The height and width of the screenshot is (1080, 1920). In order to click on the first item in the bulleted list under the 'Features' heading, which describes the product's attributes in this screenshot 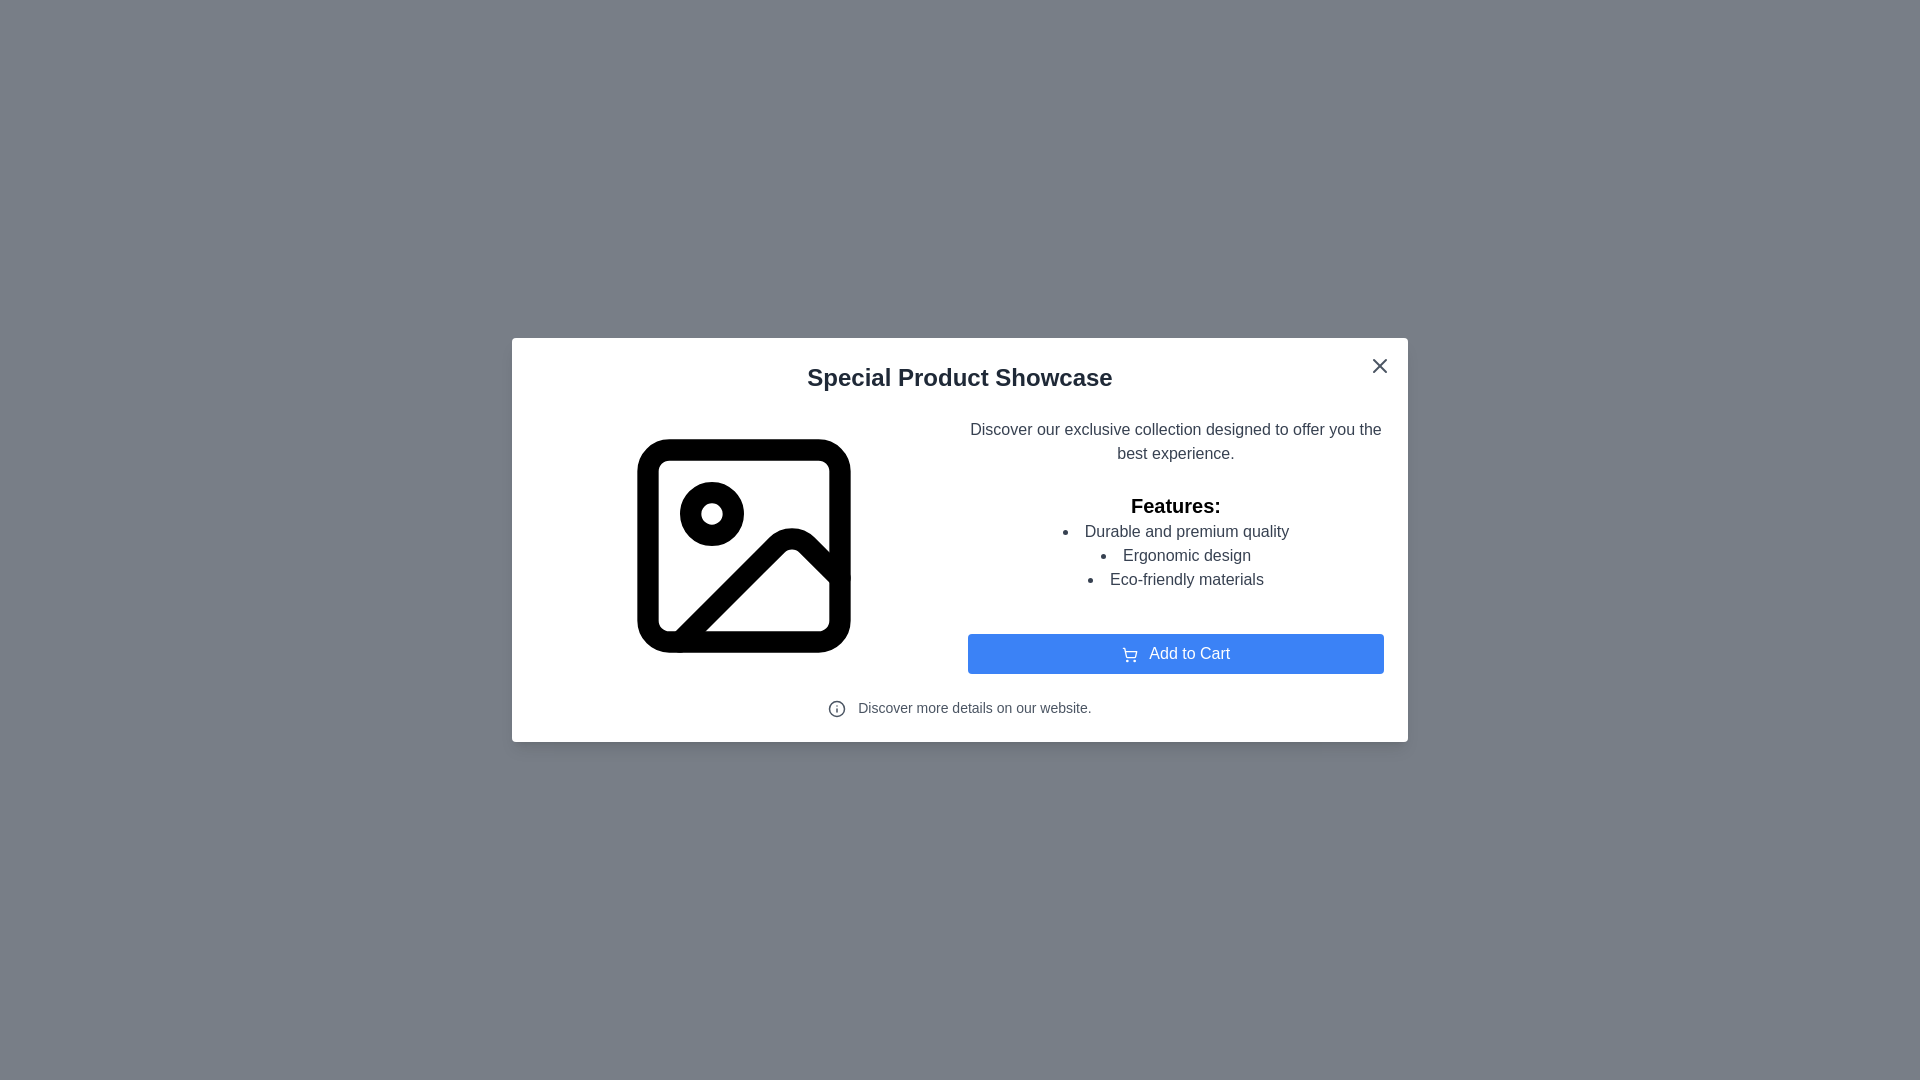, I will do `click(1176, 530)`.